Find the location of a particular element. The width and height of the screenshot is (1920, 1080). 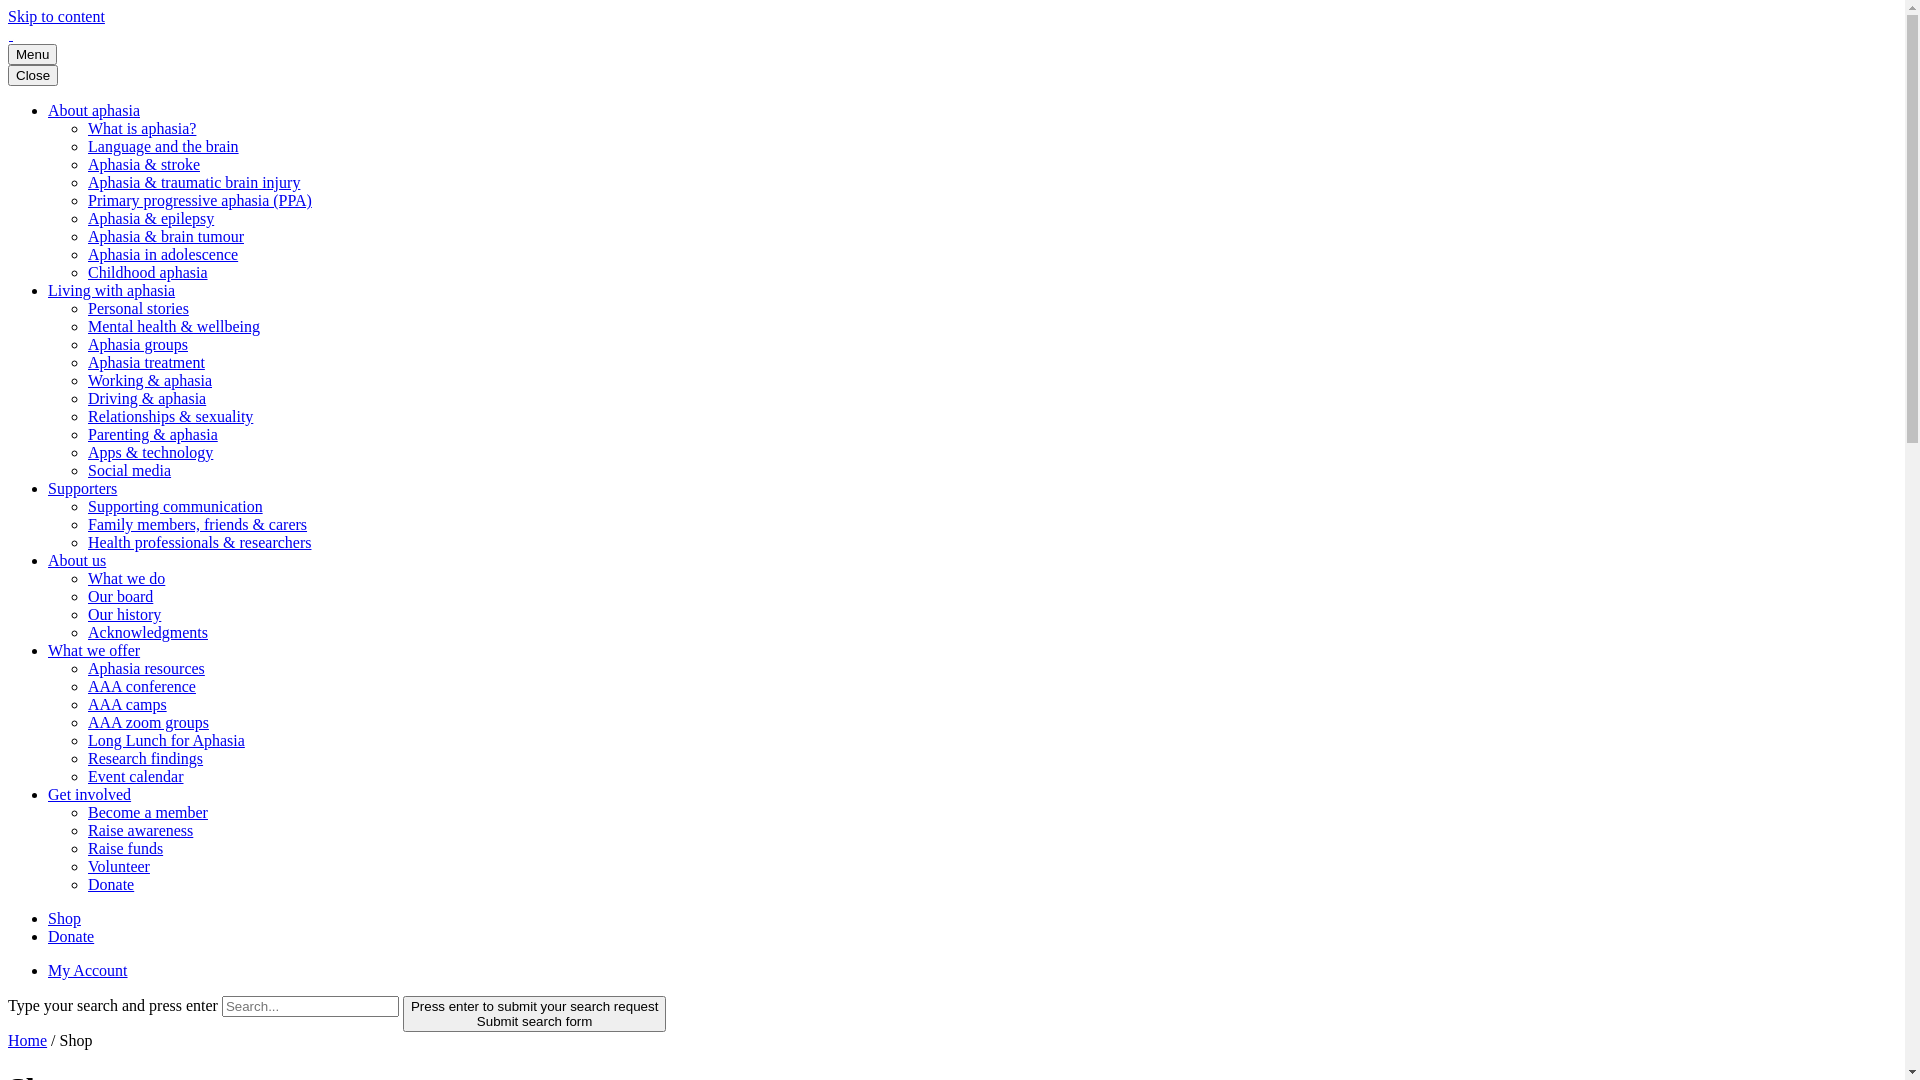

'About aphasia' is located at coordinates (93, 110).